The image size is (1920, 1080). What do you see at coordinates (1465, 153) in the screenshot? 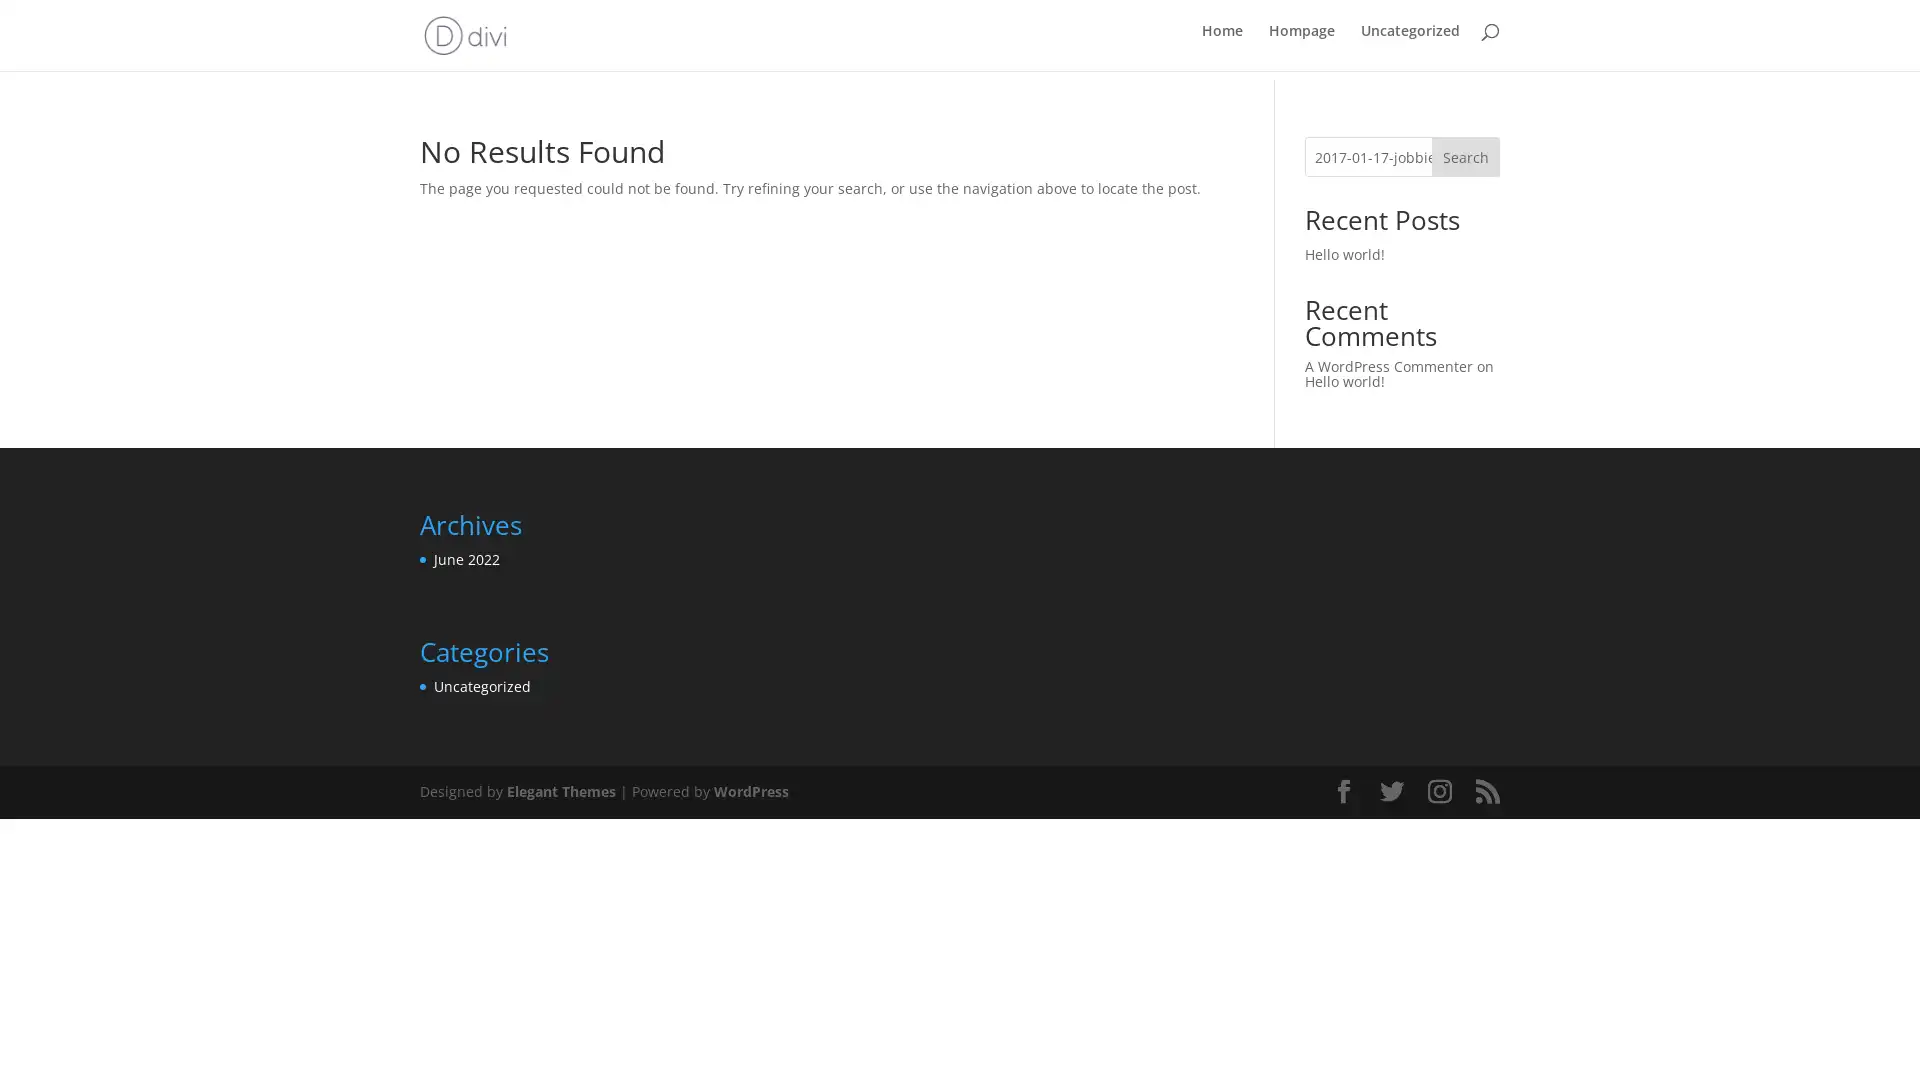
I see `Search` at bounding box center [1465, 153].